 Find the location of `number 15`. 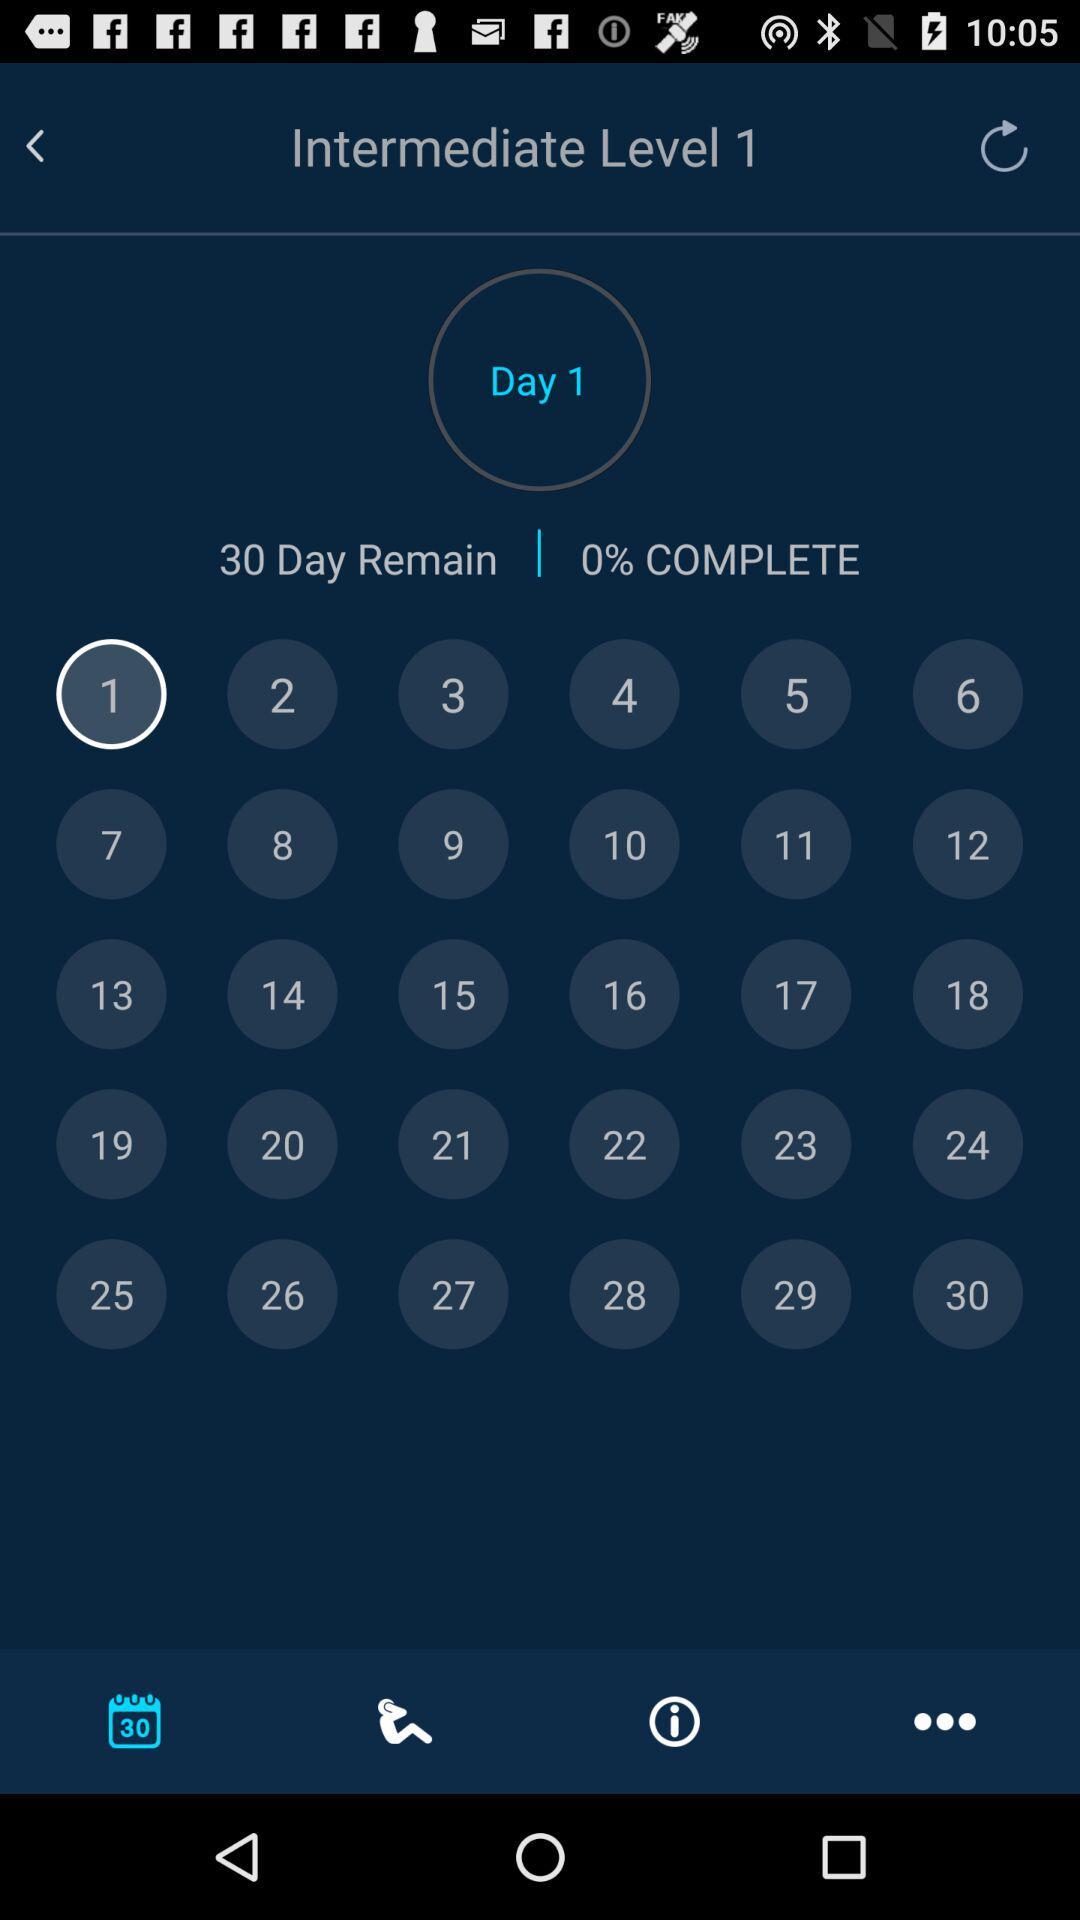

number 15 is located at coordinates (453, 994).